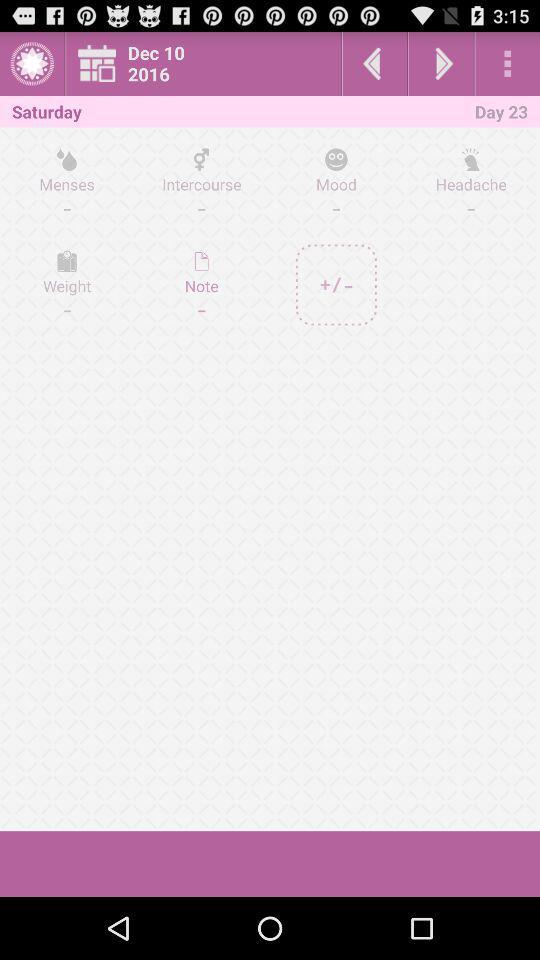 Image resolution: width=540 pixels, height=960 pixels. I want to click on go back, so click(374, 63).